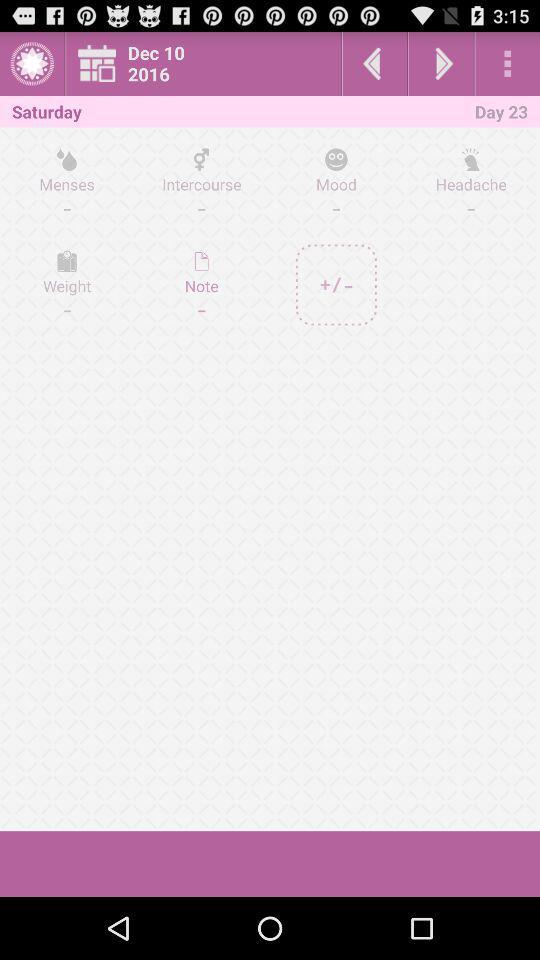 Image resolution: width=540 pixels, height=960 pixels. I want to click on go back, so click(374, 63).